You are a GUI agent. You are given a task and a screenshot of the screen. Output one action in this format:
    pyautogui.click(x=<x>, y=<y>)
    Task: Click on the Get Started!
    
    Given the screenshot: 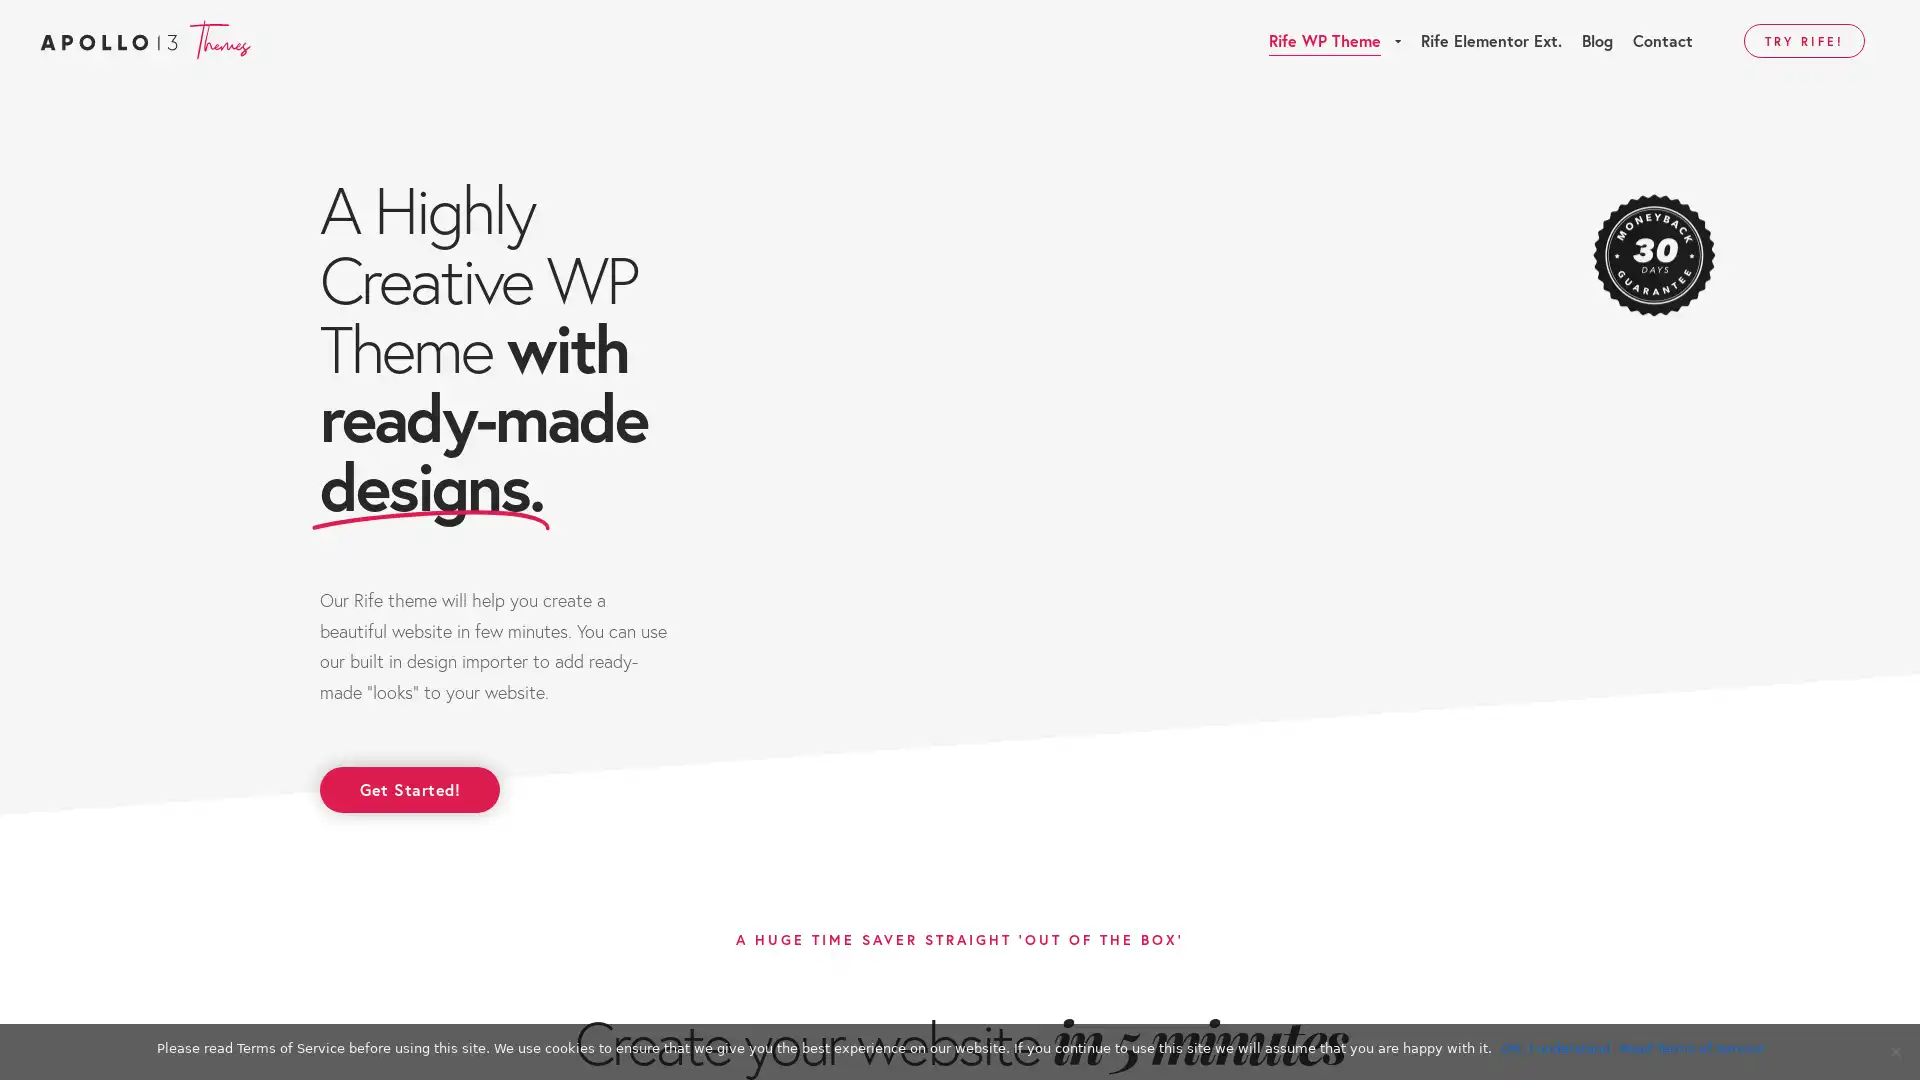 What is the action you would take?
    pyautogui.click(x=408, y=789)
    